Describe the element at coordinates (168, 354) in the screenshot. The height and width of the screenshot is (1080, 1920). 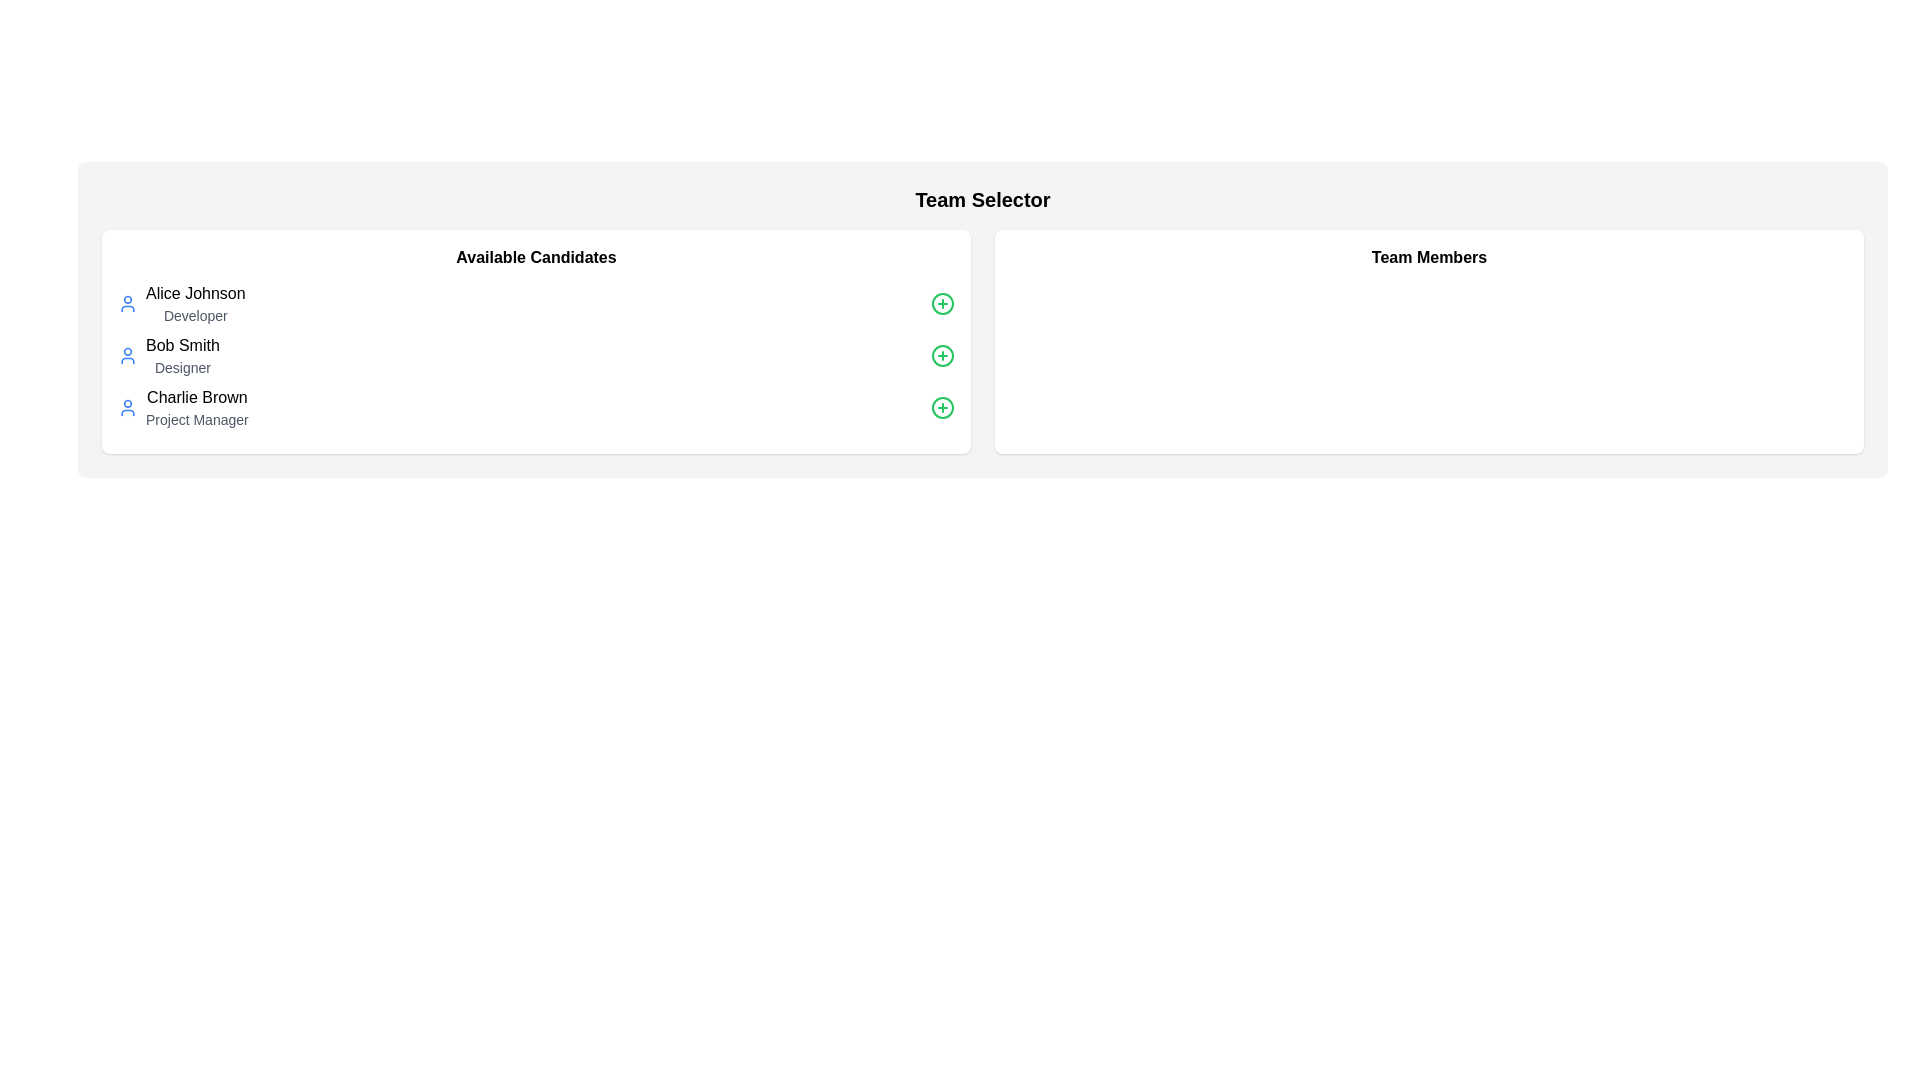
I see `the second entry in the list of available candidates, which displays information about a candidate including their name and role, located between 'Alice Johnson Developer' and 'Charlie Brown Project Manager'` at that location.